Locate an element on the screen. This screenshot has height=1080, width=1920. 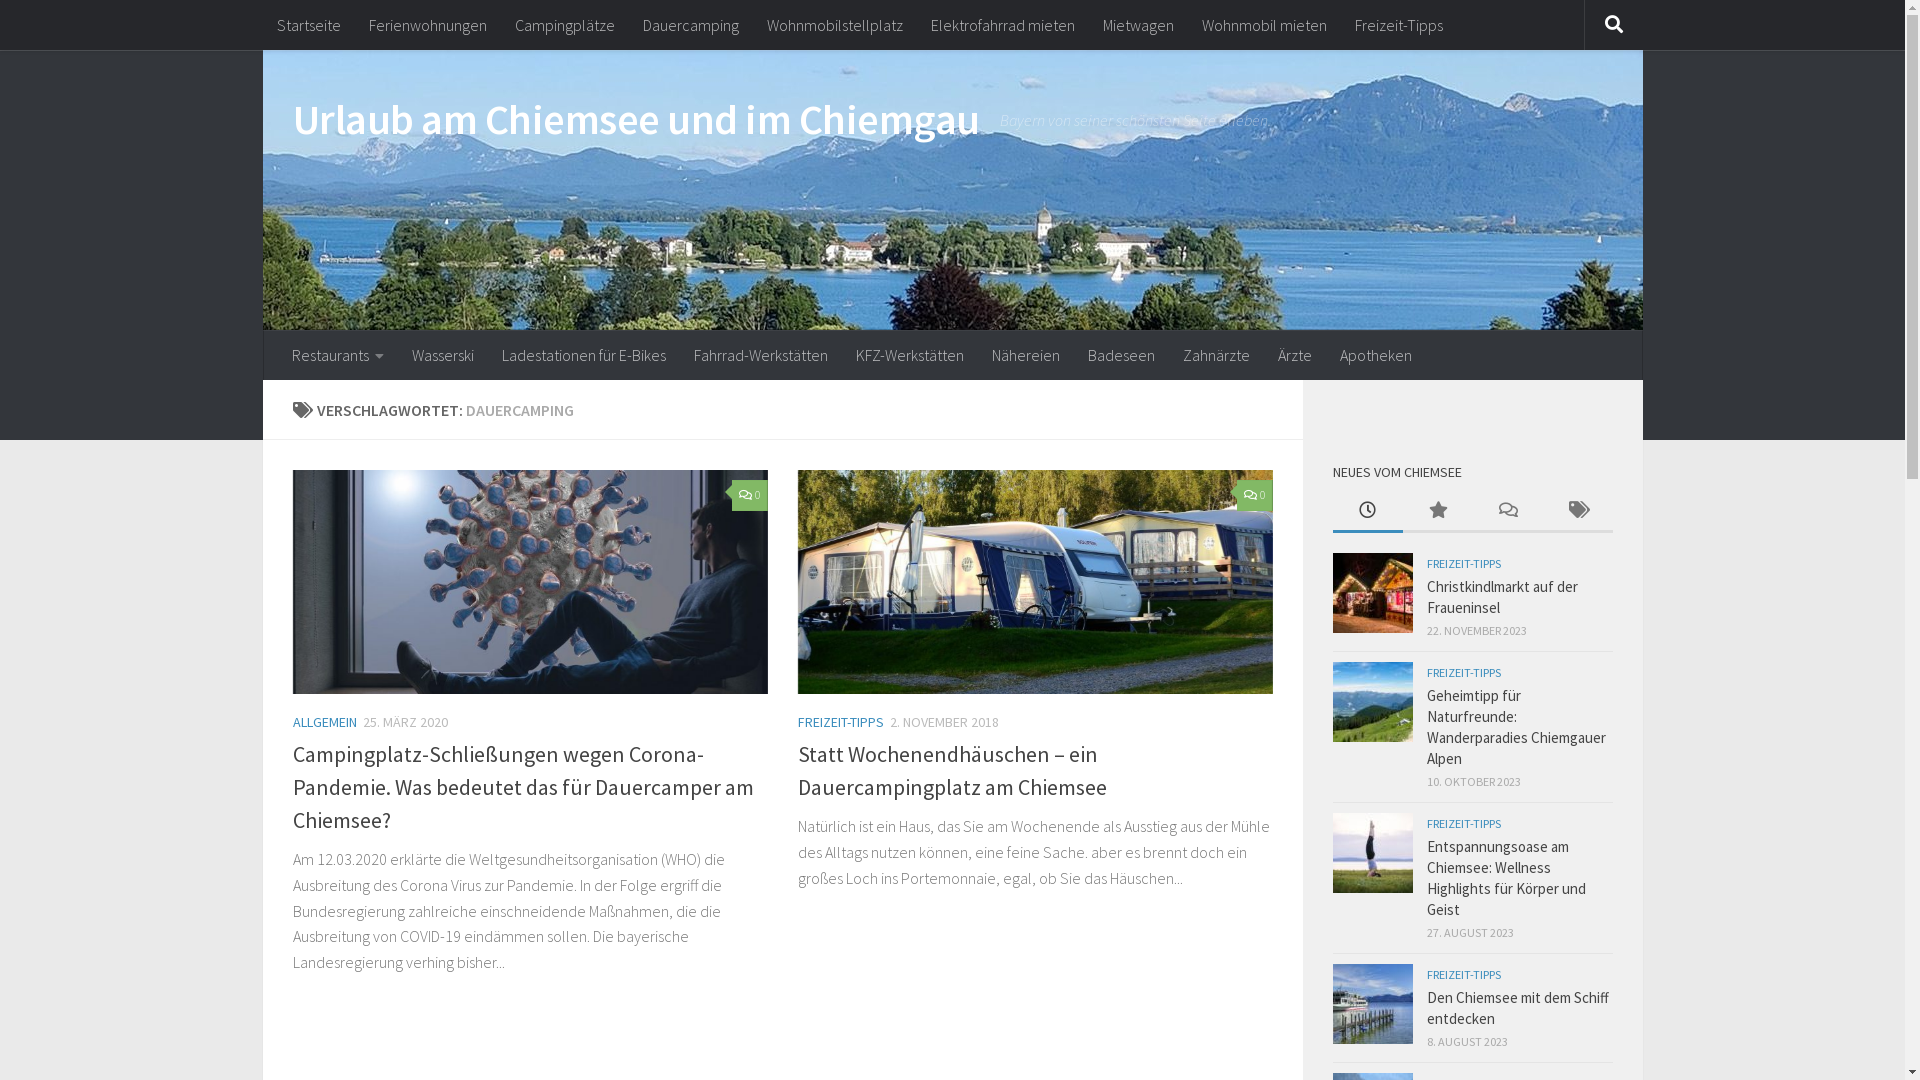
'ALLGEMEIN' is located at coordinates (291, 721).